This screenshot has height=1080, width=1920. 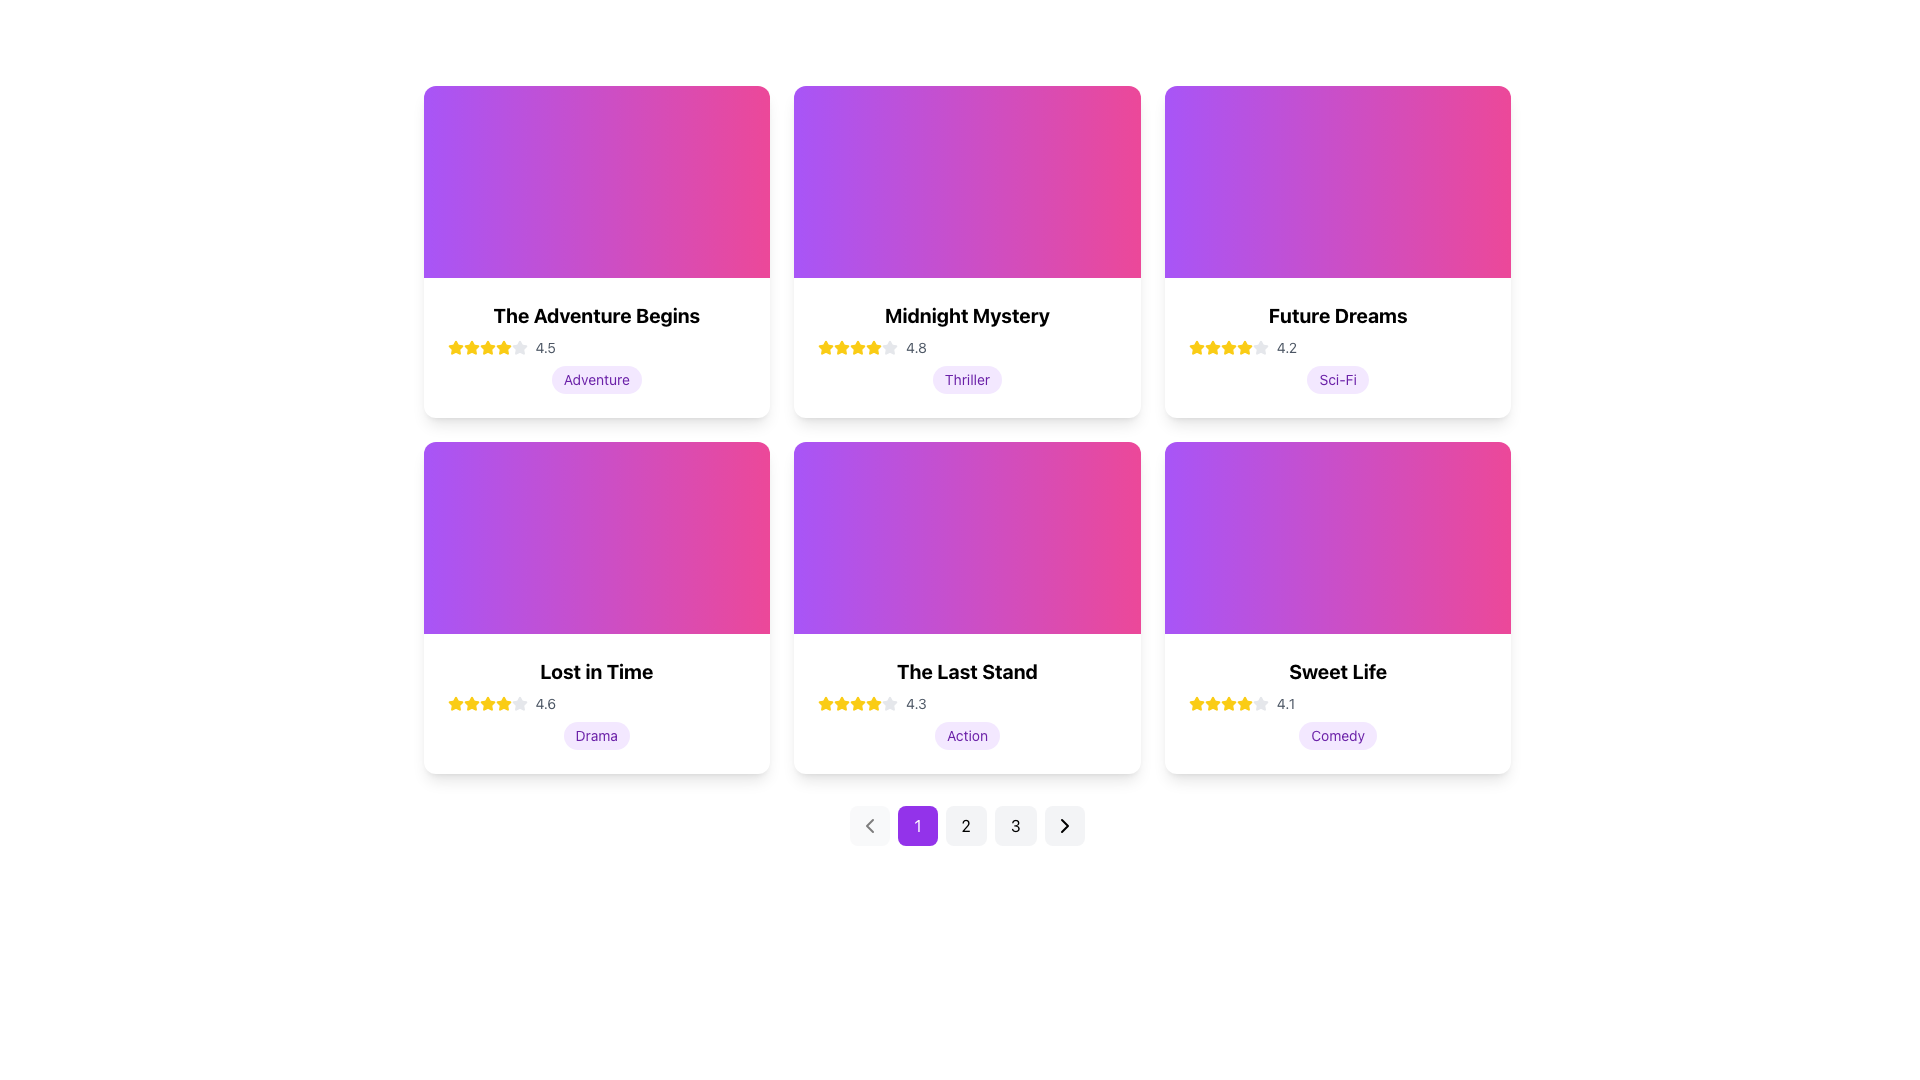 I want to click on the fifth star in the sequence of rating stars under the card titled 'Midnight Mystery' for visual confirmation, so click(x=858, y=346).